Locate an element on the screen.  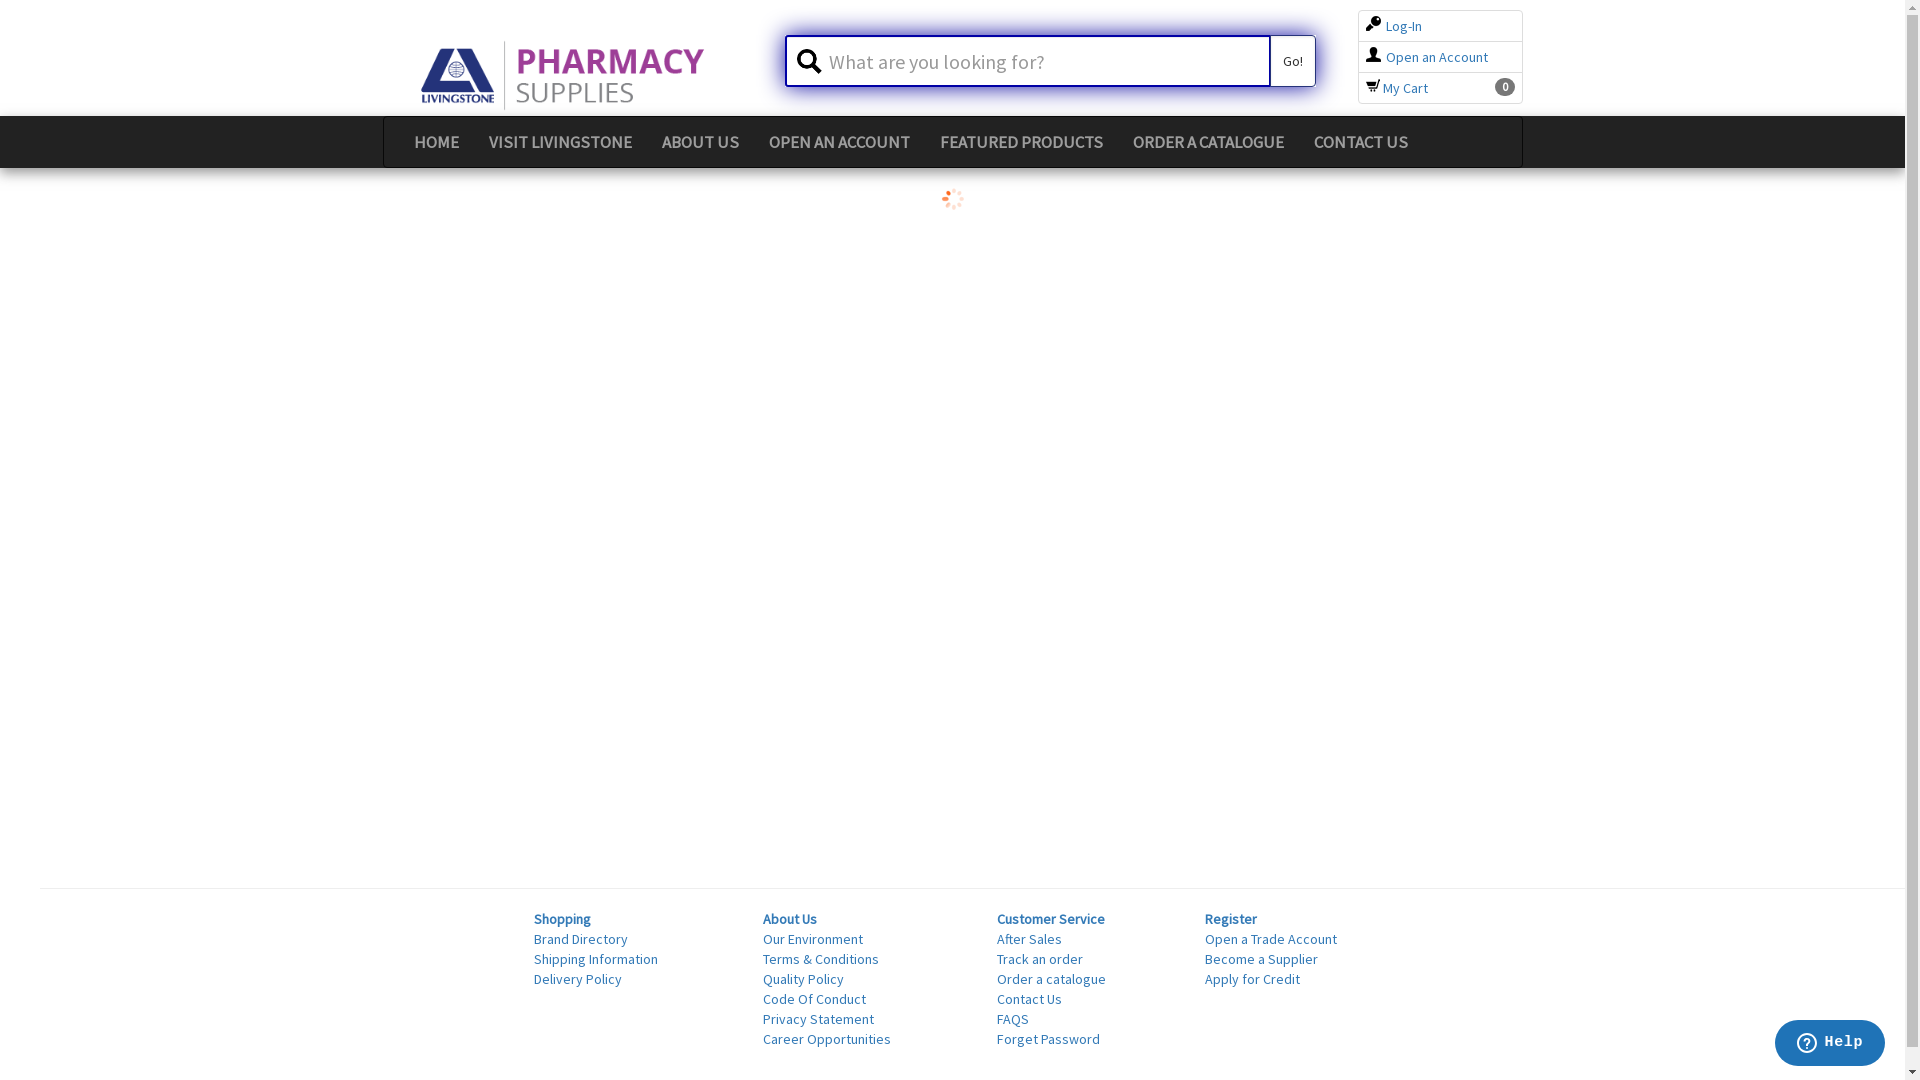
'Open a Trade Account' is located at coordinates (1203, 938).